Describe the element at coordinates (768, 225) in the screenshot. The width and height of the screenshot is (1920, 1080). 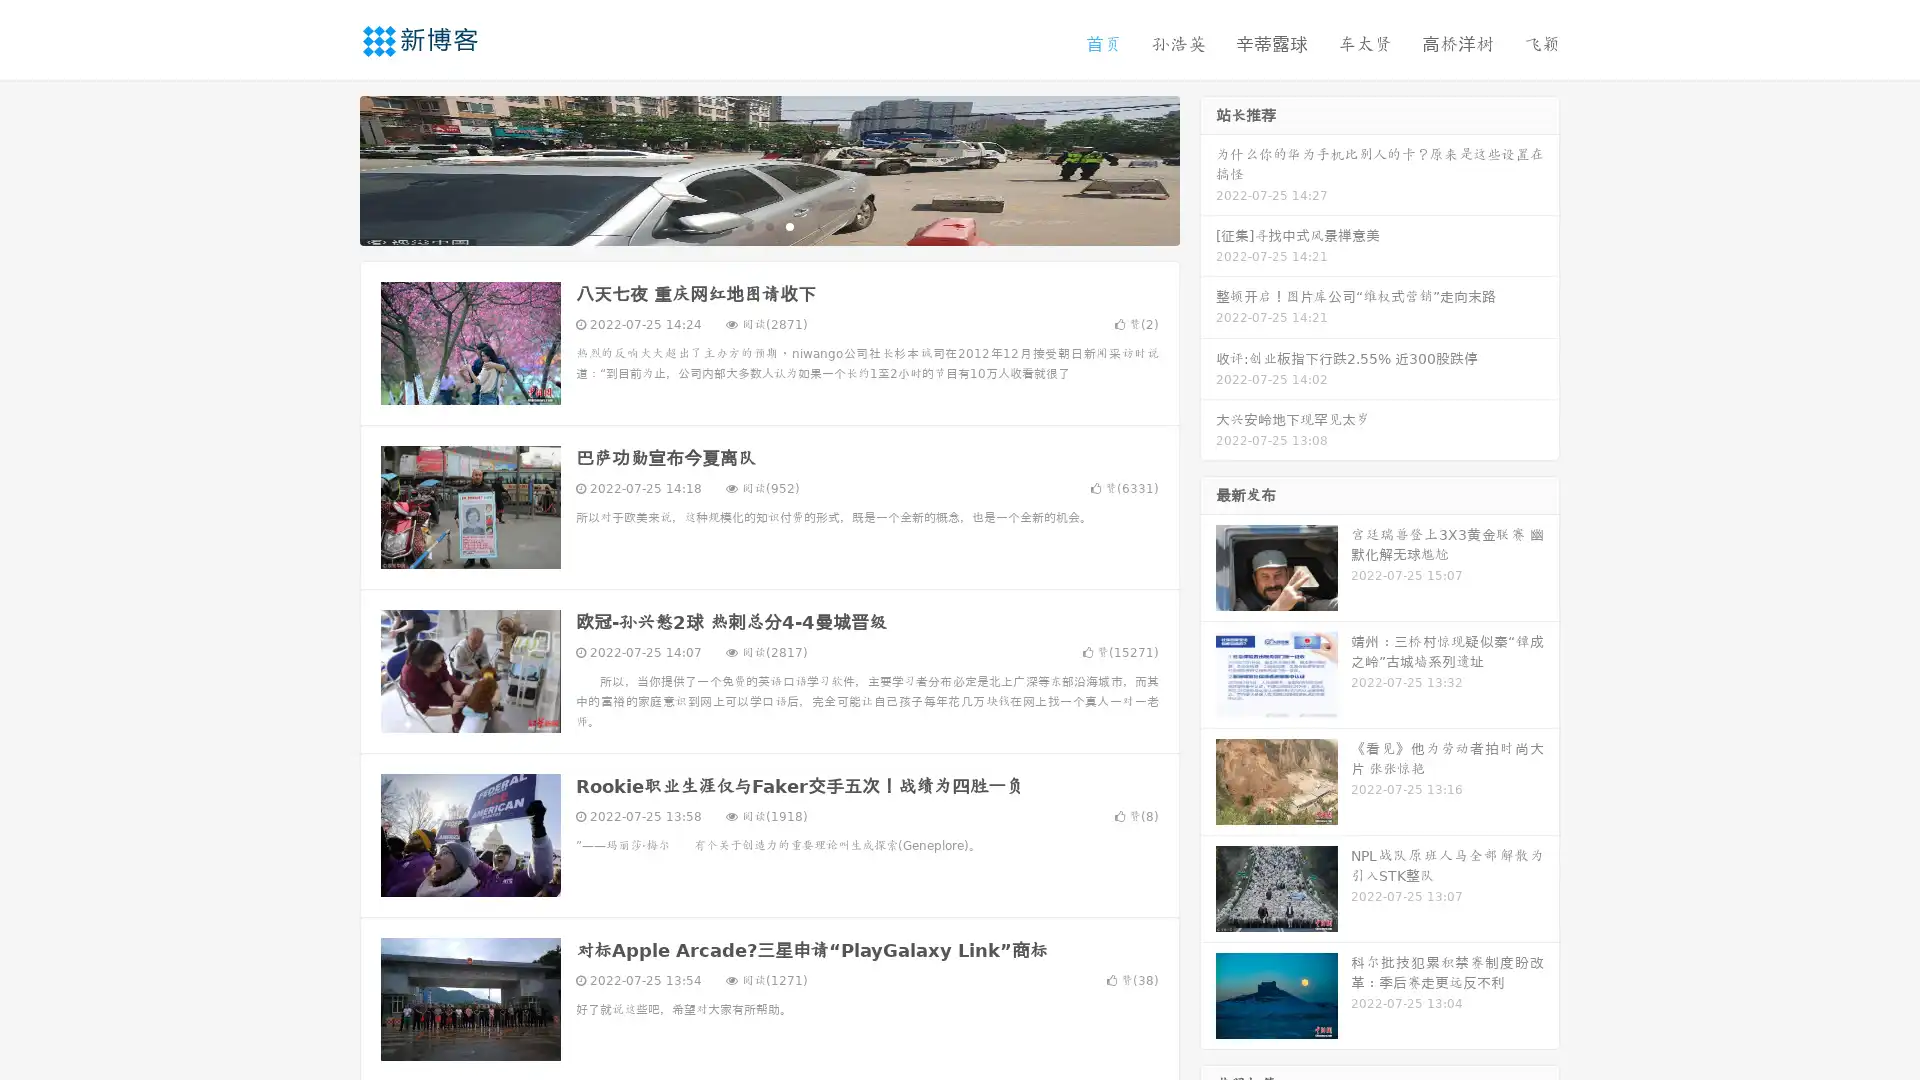
I see `Go to slide 2` at that location.